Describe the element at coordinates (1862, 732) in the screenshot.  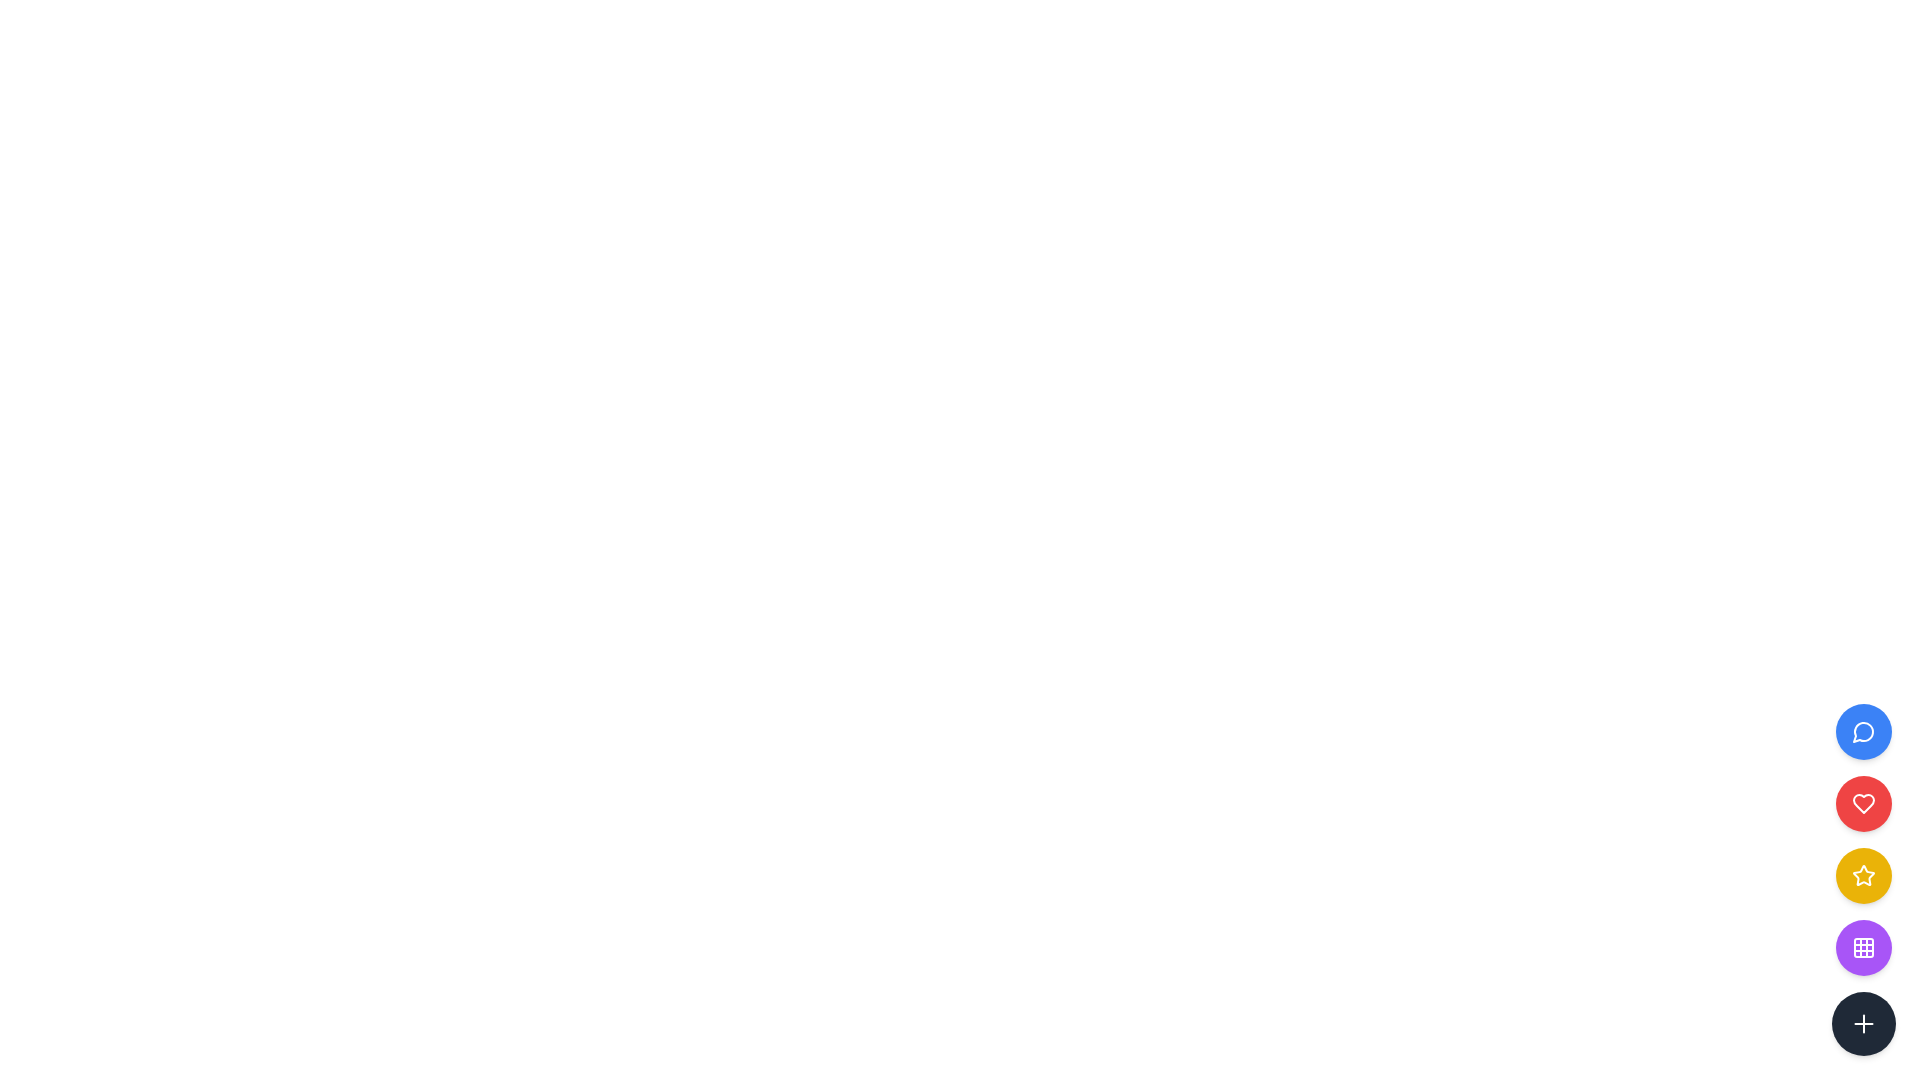
I see `the circular blue button with a white border and a chat bubble icon in the center, located at the top of a vertical stack of buttons` at that location.